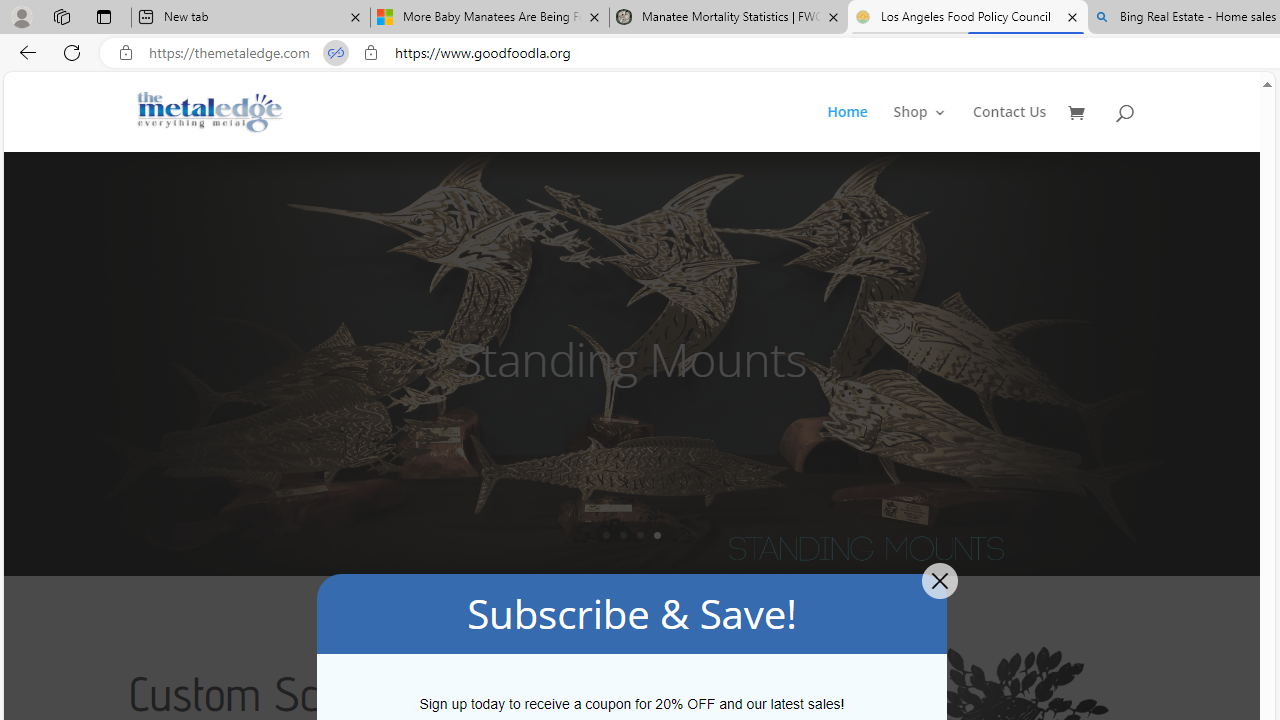 Image resolution: width=1280 pixels, height=720 pixels. I want to click on '2', so click(622, 534).